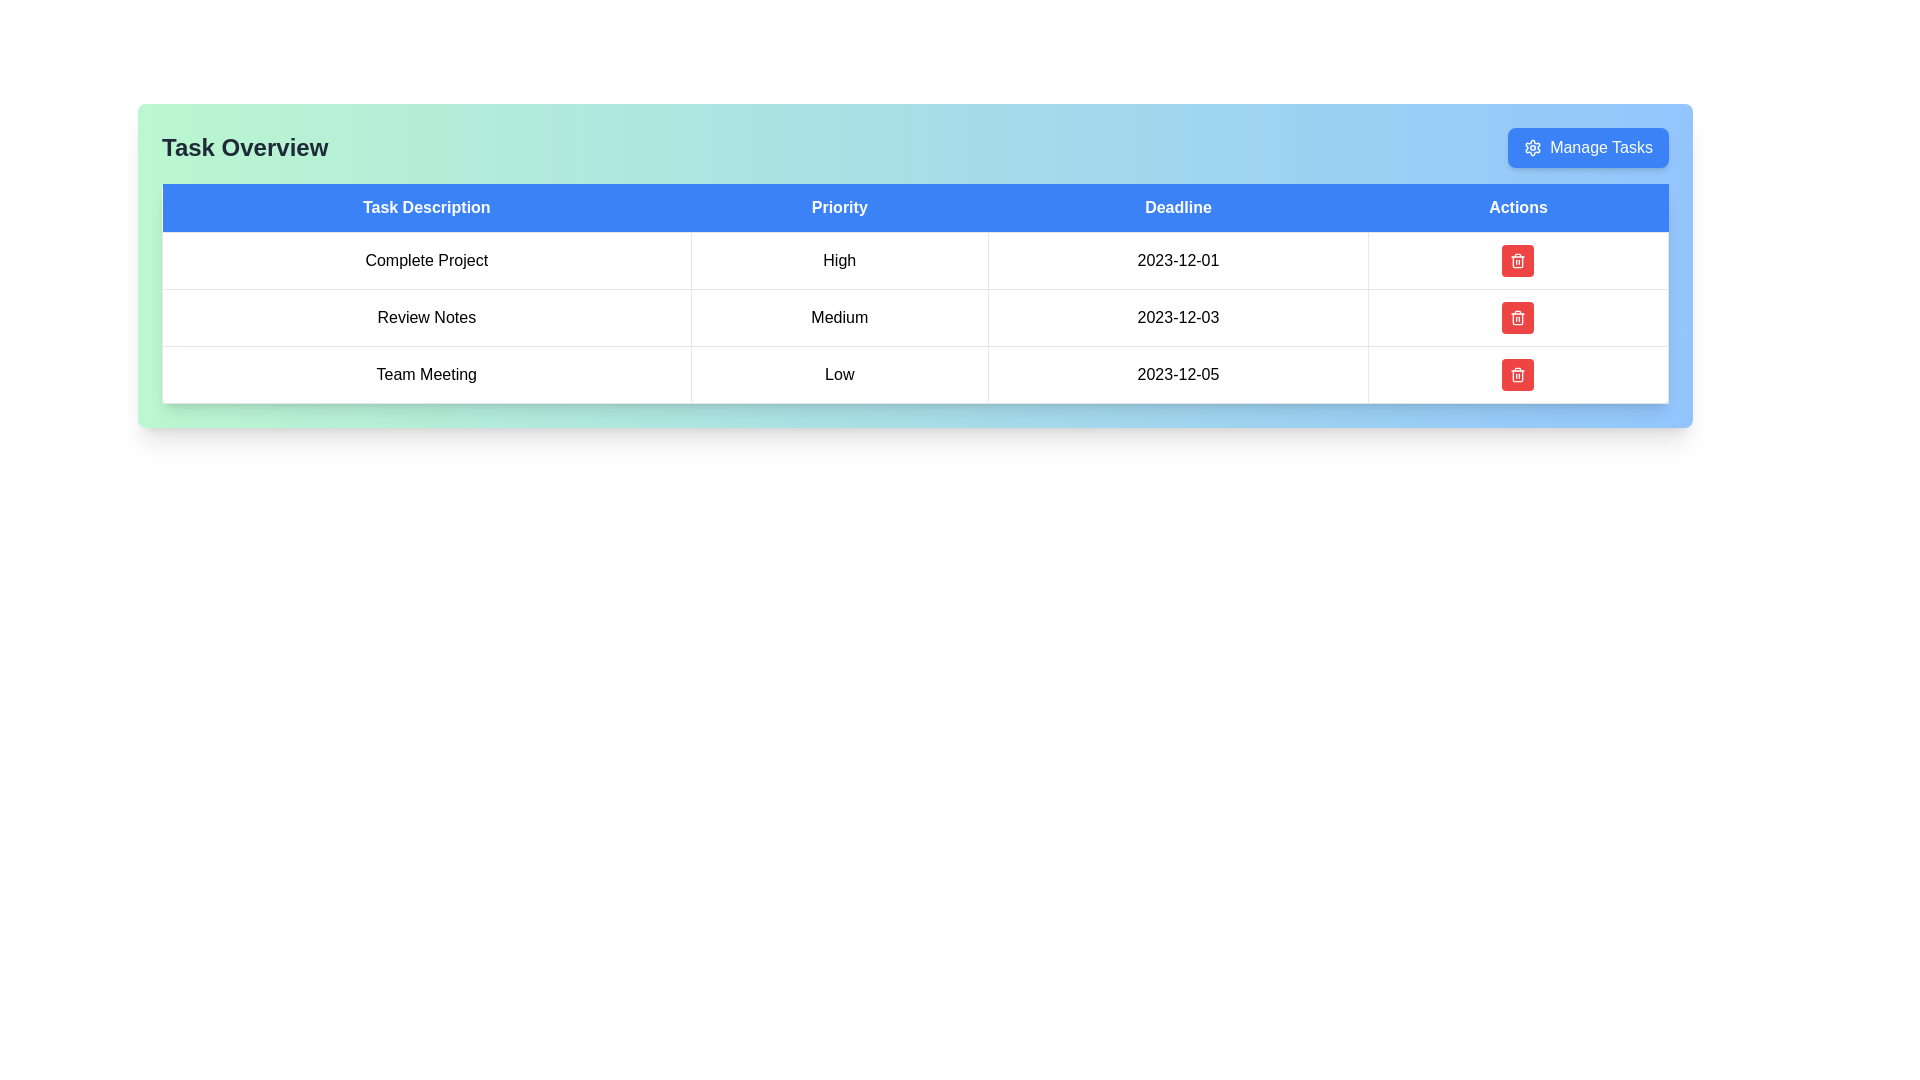 The height and width of the screenshot is (1080, 1920). What do you see at coordinates (1518, 208) in the screenshot?
I see `the Table Header element that has a blue background and displays 'Actions', which is the fourth header in the table layout` at bounding box center [1518, 208].